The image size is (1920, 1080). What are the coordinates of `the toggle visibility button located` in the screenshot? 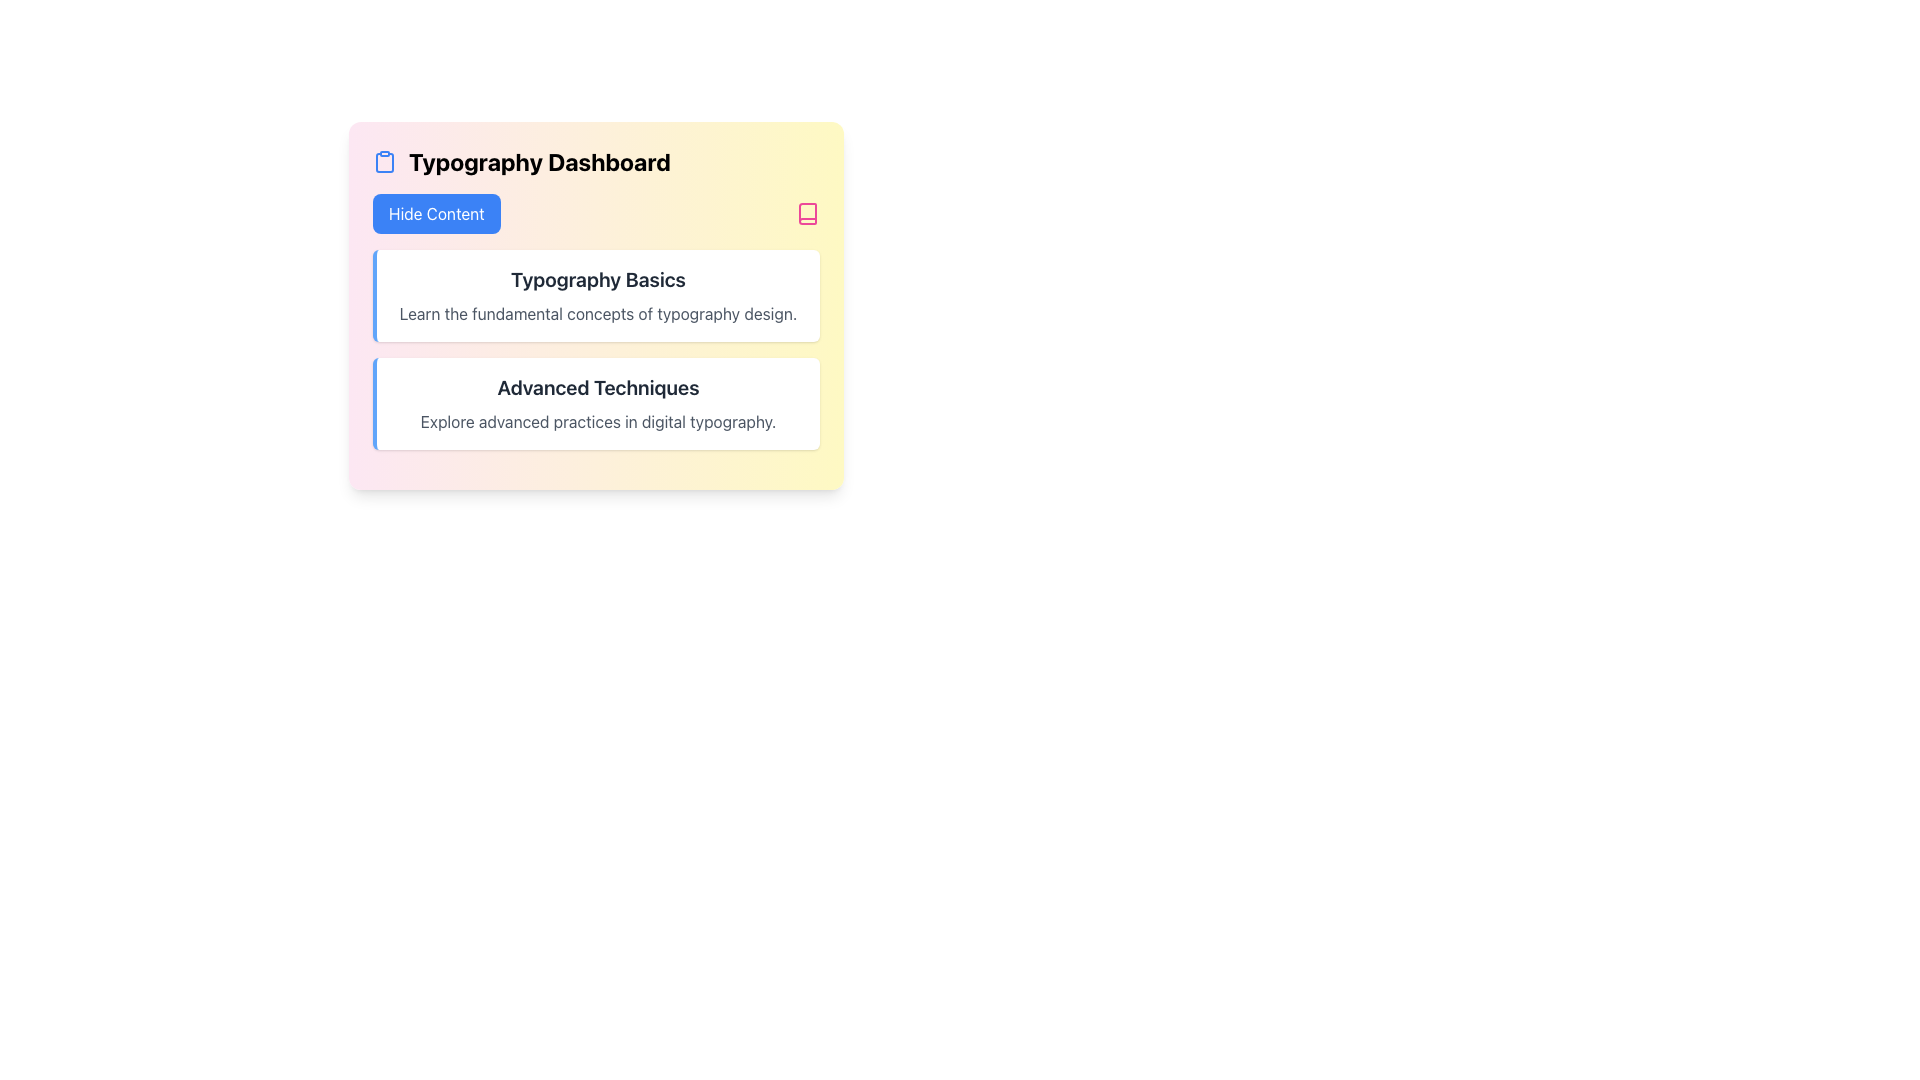 It's located at (435, 213).